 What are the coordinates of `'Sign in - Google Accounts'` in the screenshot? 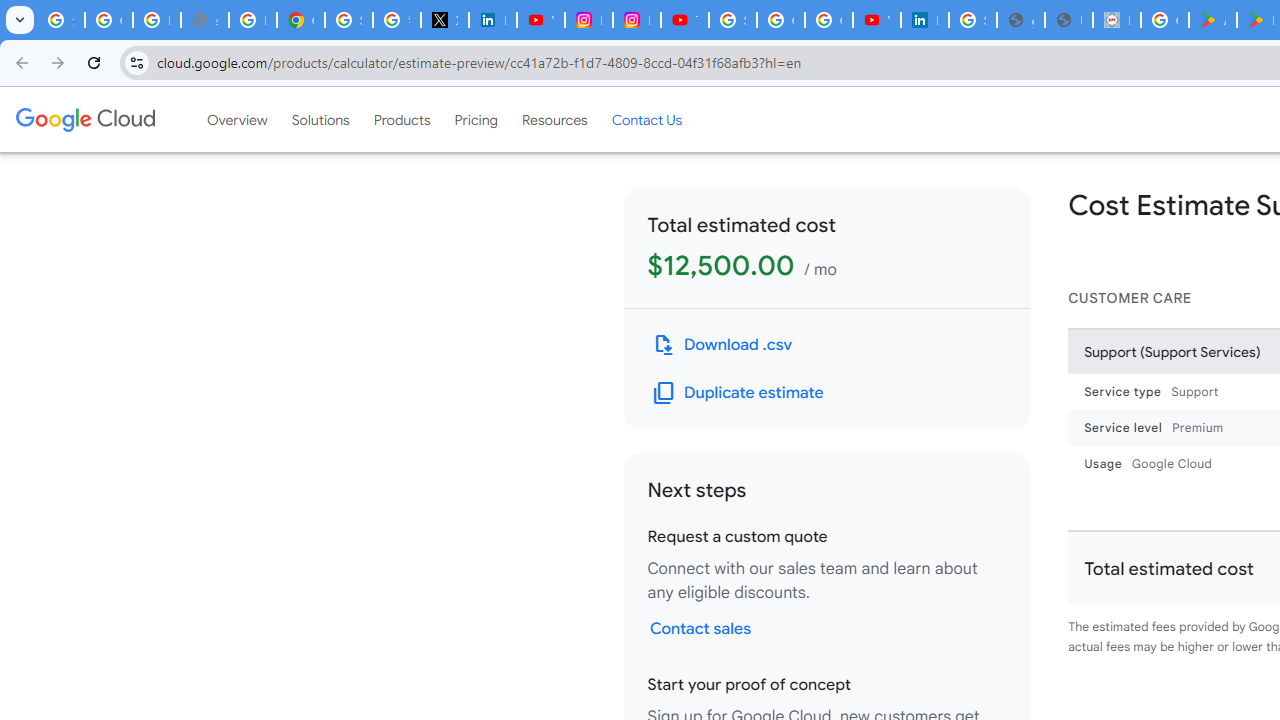 It's located at (972, 20).